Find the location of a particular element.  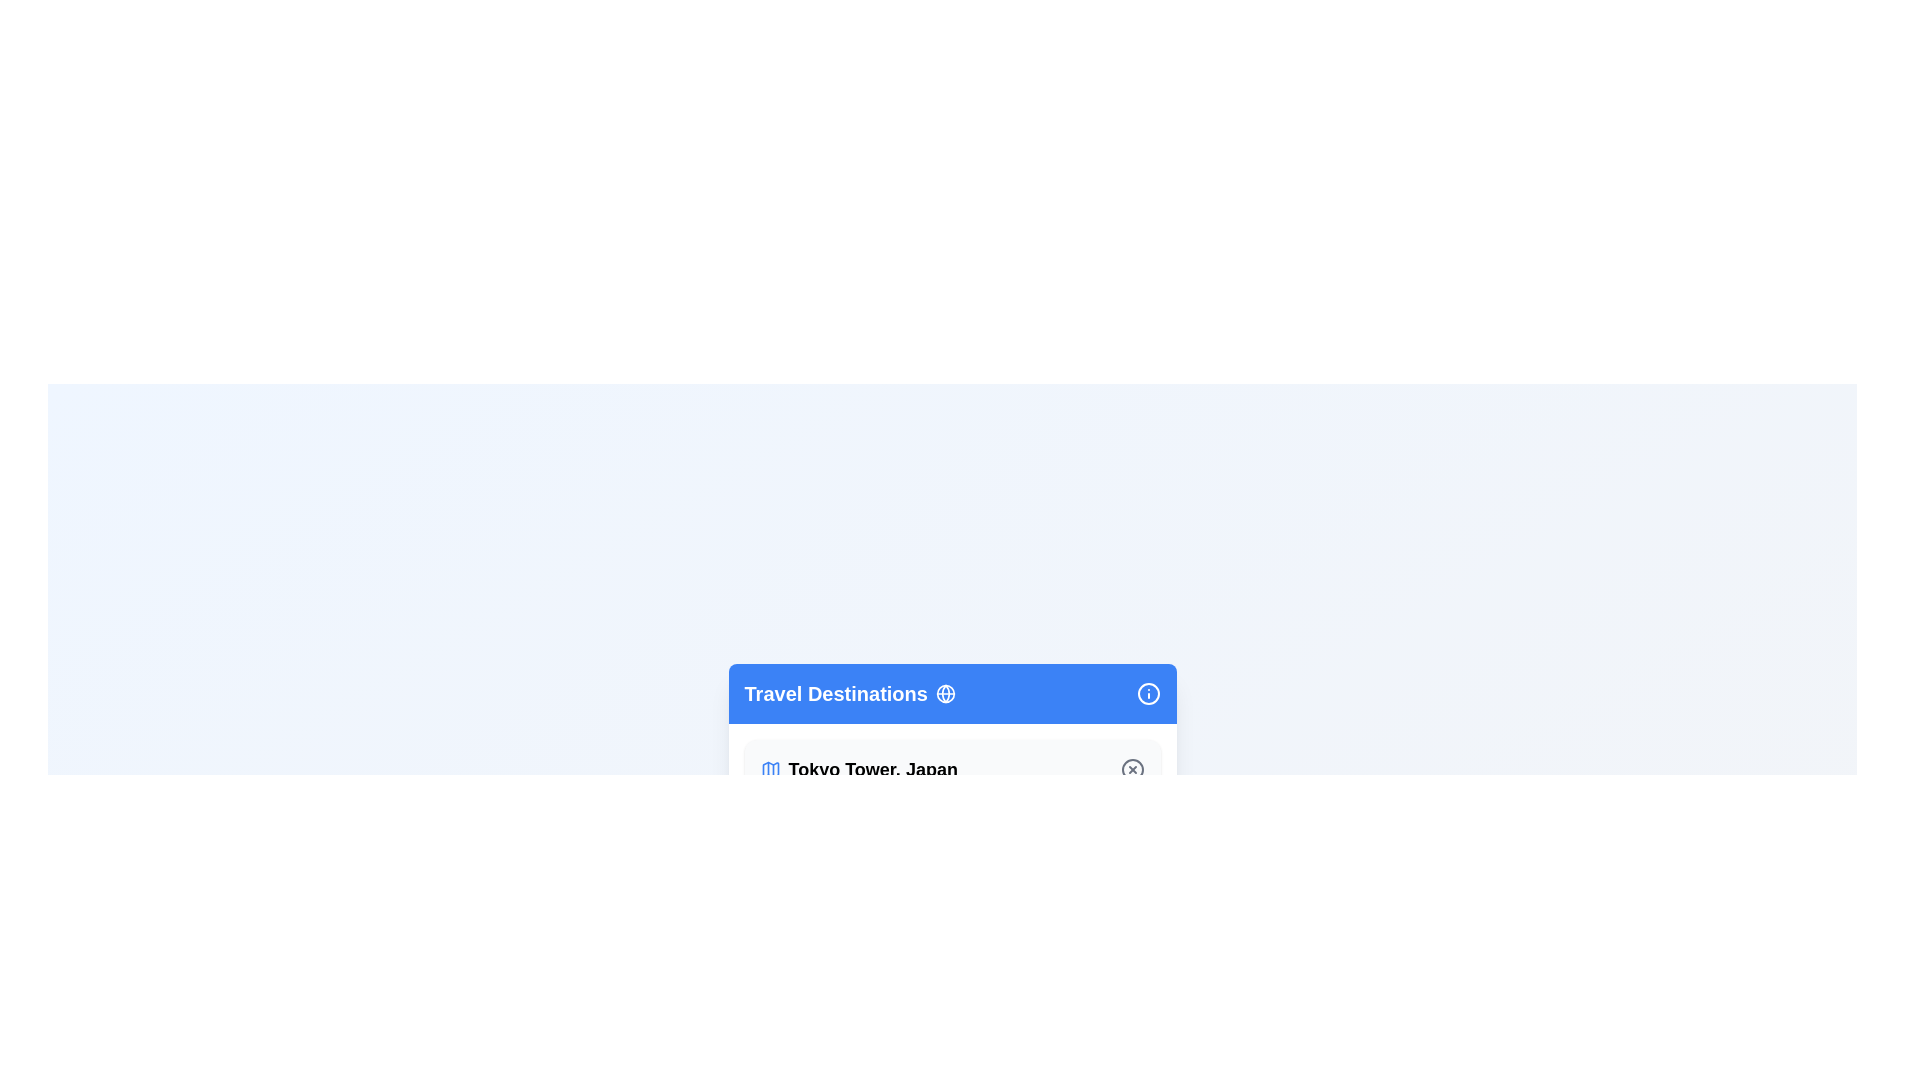

the interactive delete button associated with the entry for 'Tokyo Tower, Japan' to trigger hover effects such as color change is located at coordinates (1132, 769).